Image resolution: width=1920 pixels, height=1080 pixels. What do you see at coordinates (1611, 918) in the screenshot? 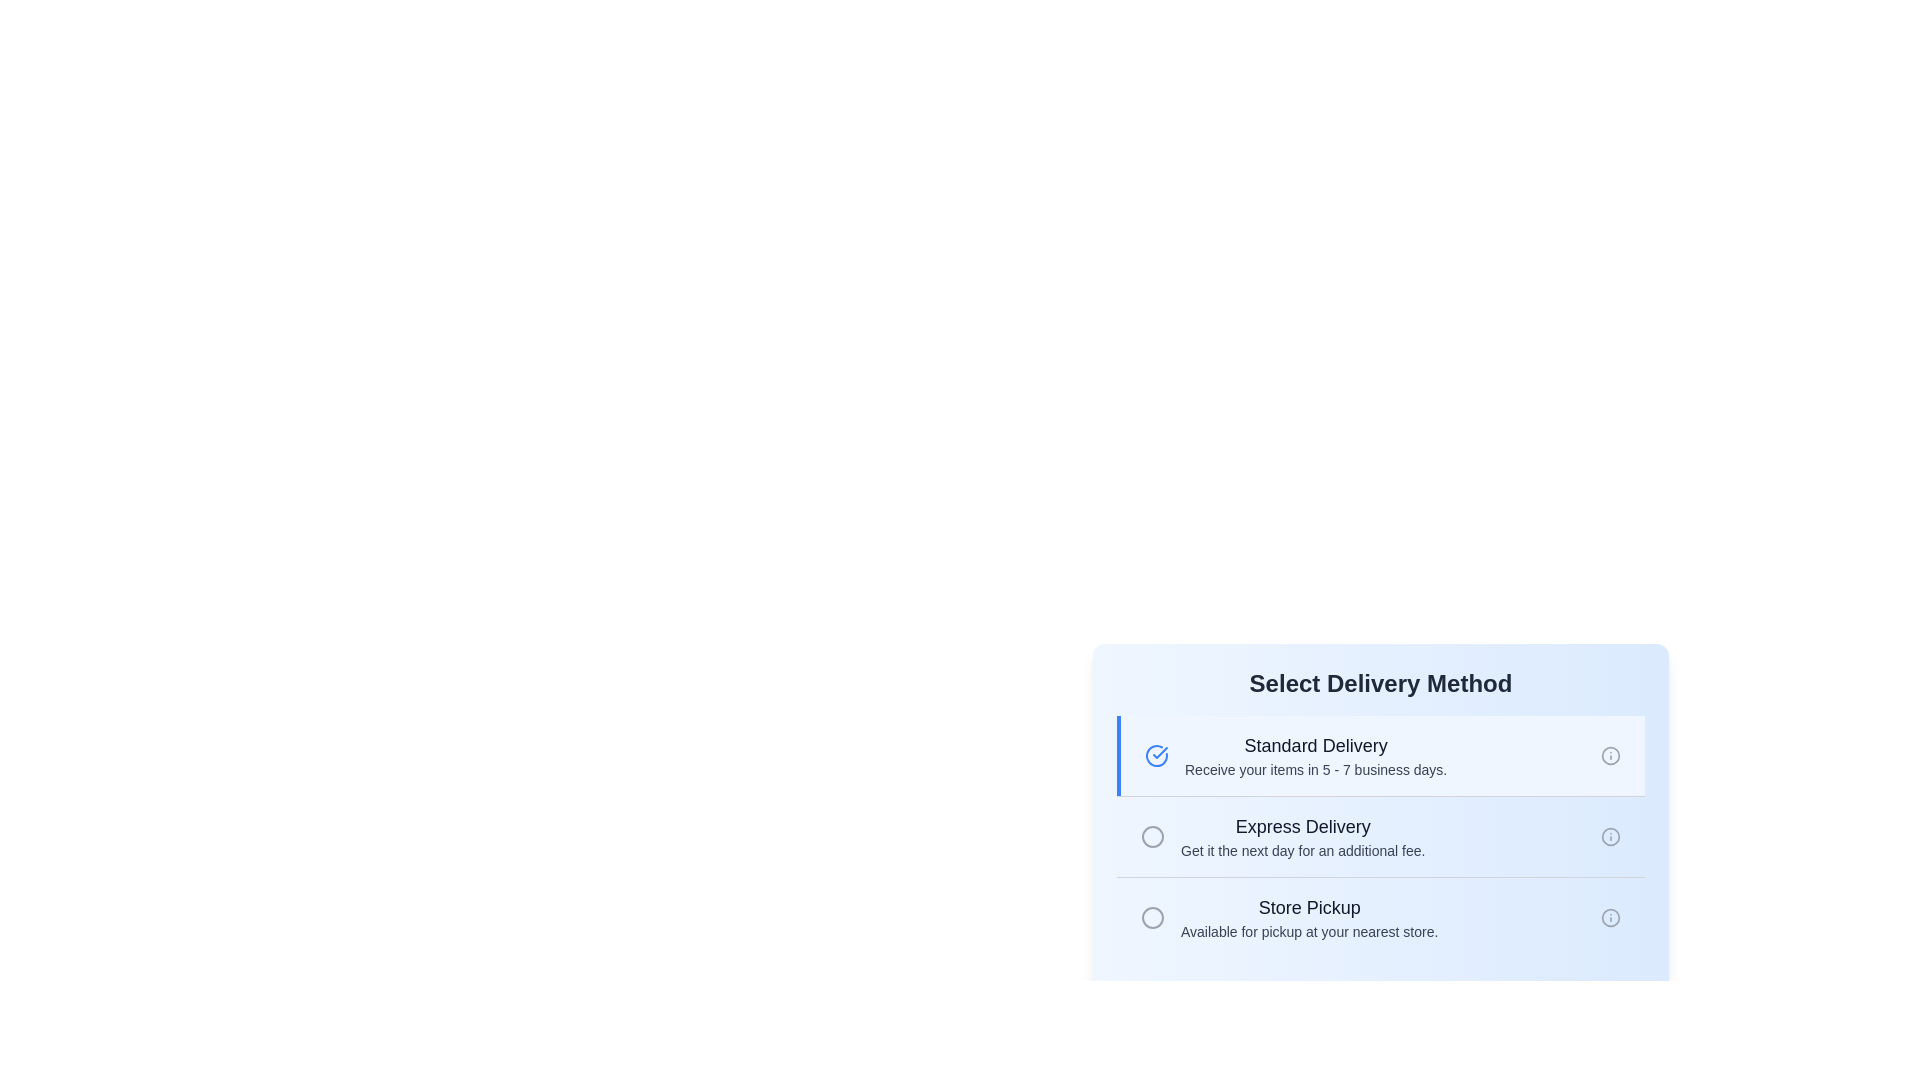
I see `the decorative SVG circle graphic component located next to the 'Store Pickup' text, positioned at the bottom of the delivery options` at bounding box center [1611, 918].